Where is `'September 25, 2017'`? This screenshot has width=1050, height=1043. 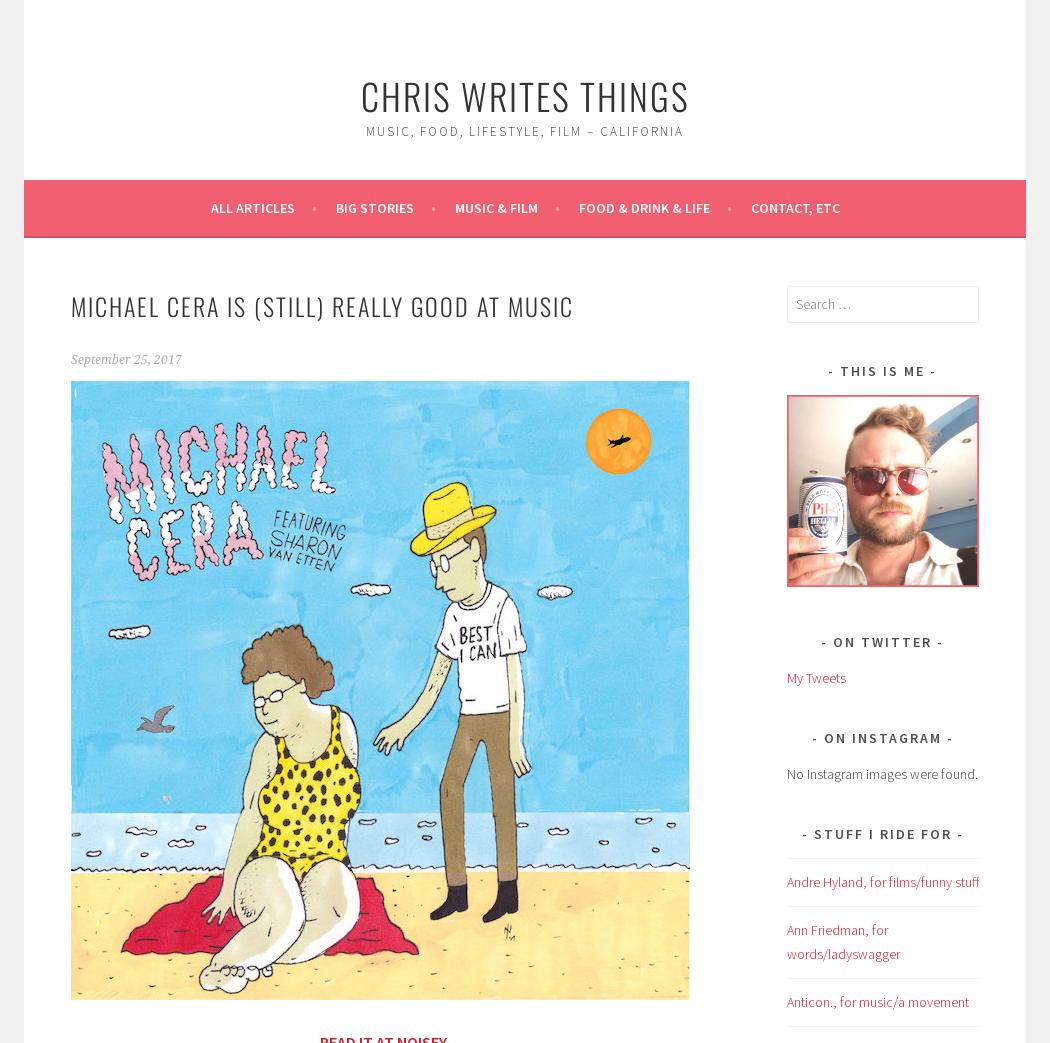
'September 25, 2017' is located at coordinates (69, 358).